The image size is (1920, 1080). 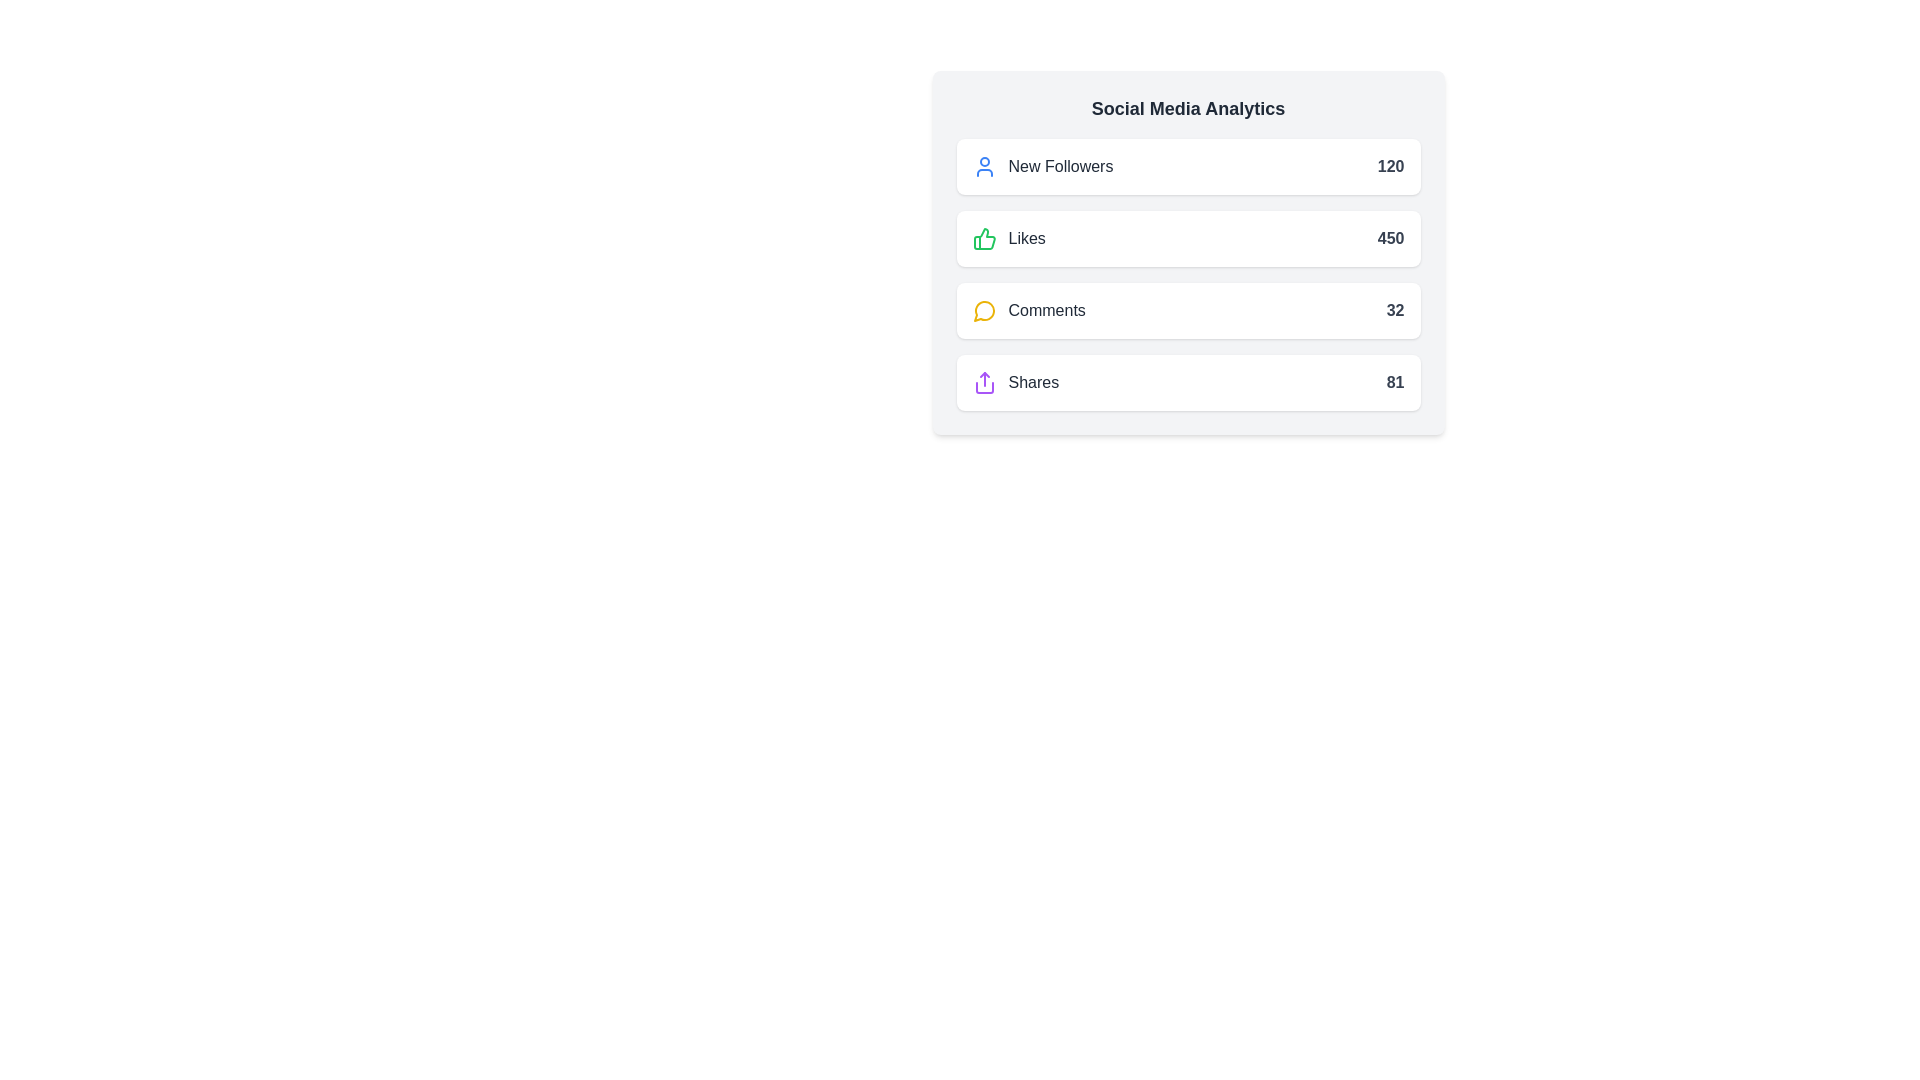 What do you see at coordinates (1029, 311) in the screenshot?
I see `the 'Comments' text with the yellow comment icon in the third row of the Social Media Analytics dashboard` at bounding box center [1029, 311].